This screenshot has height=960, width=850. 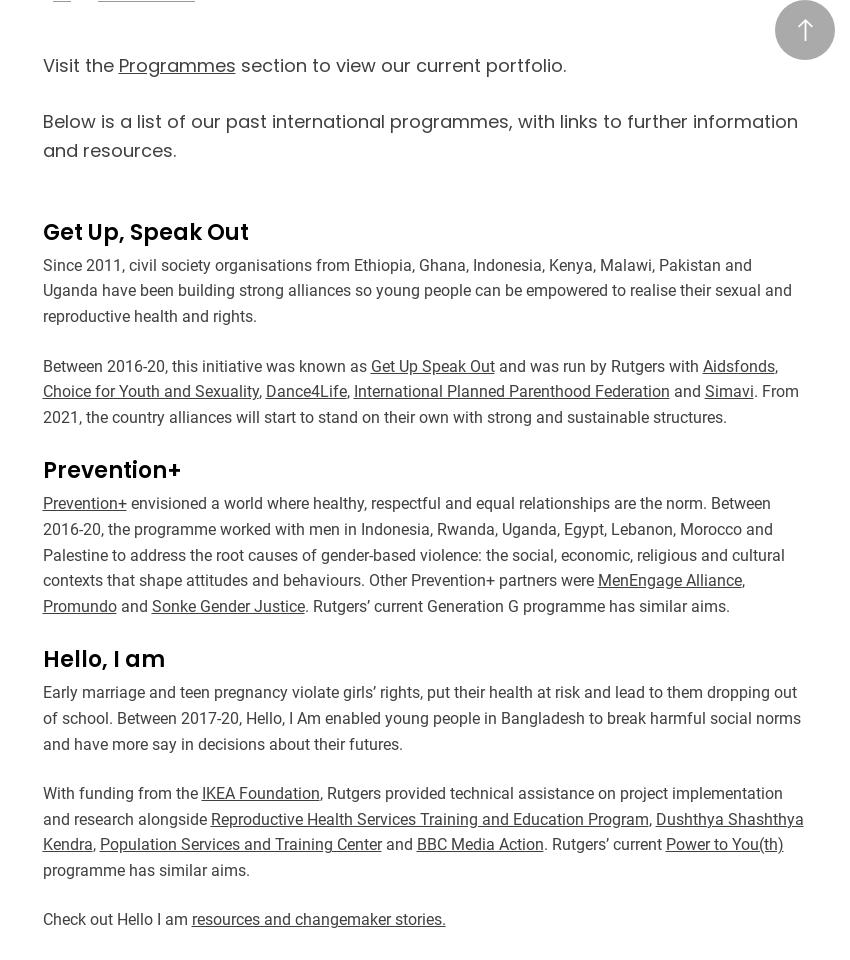 I want to click on 'hangemaker stories.', so click(x=372, y=919).